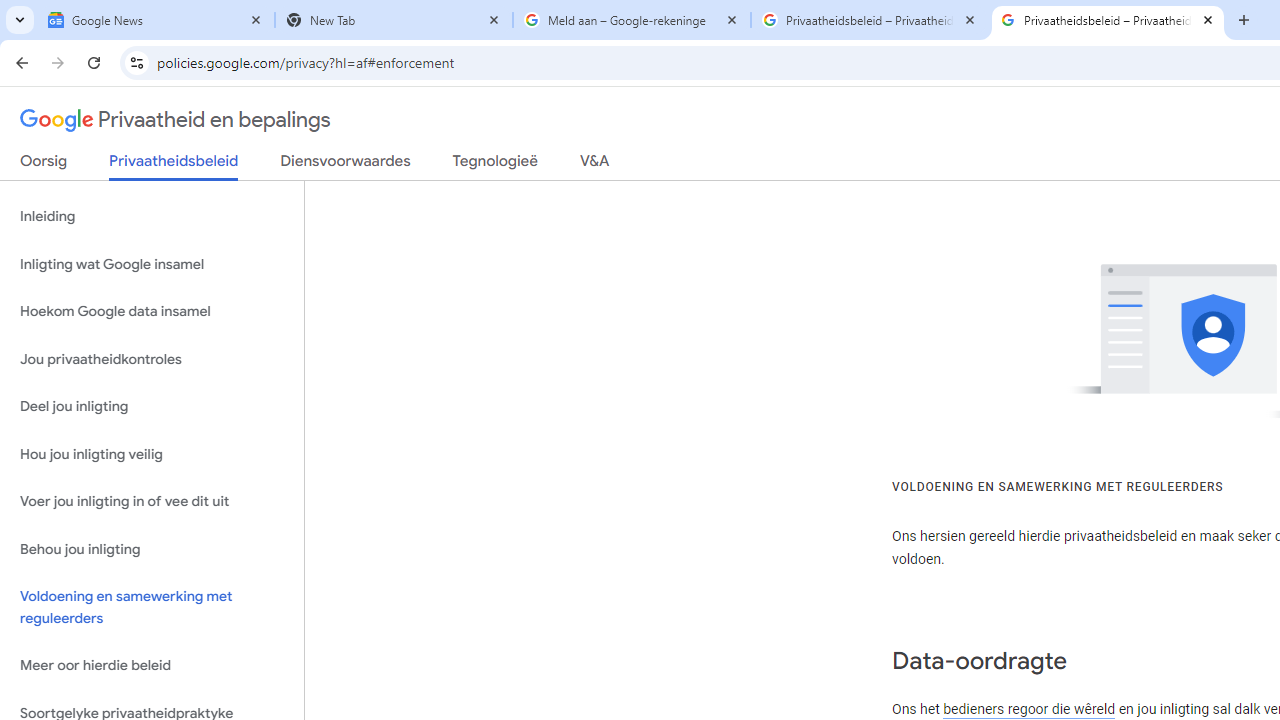 Image resolution: width=1280 pixels, height=720 pixels. Describe the element at coordinates (44, 164) in the screenshot. I see `'Oorsig'` at that location.